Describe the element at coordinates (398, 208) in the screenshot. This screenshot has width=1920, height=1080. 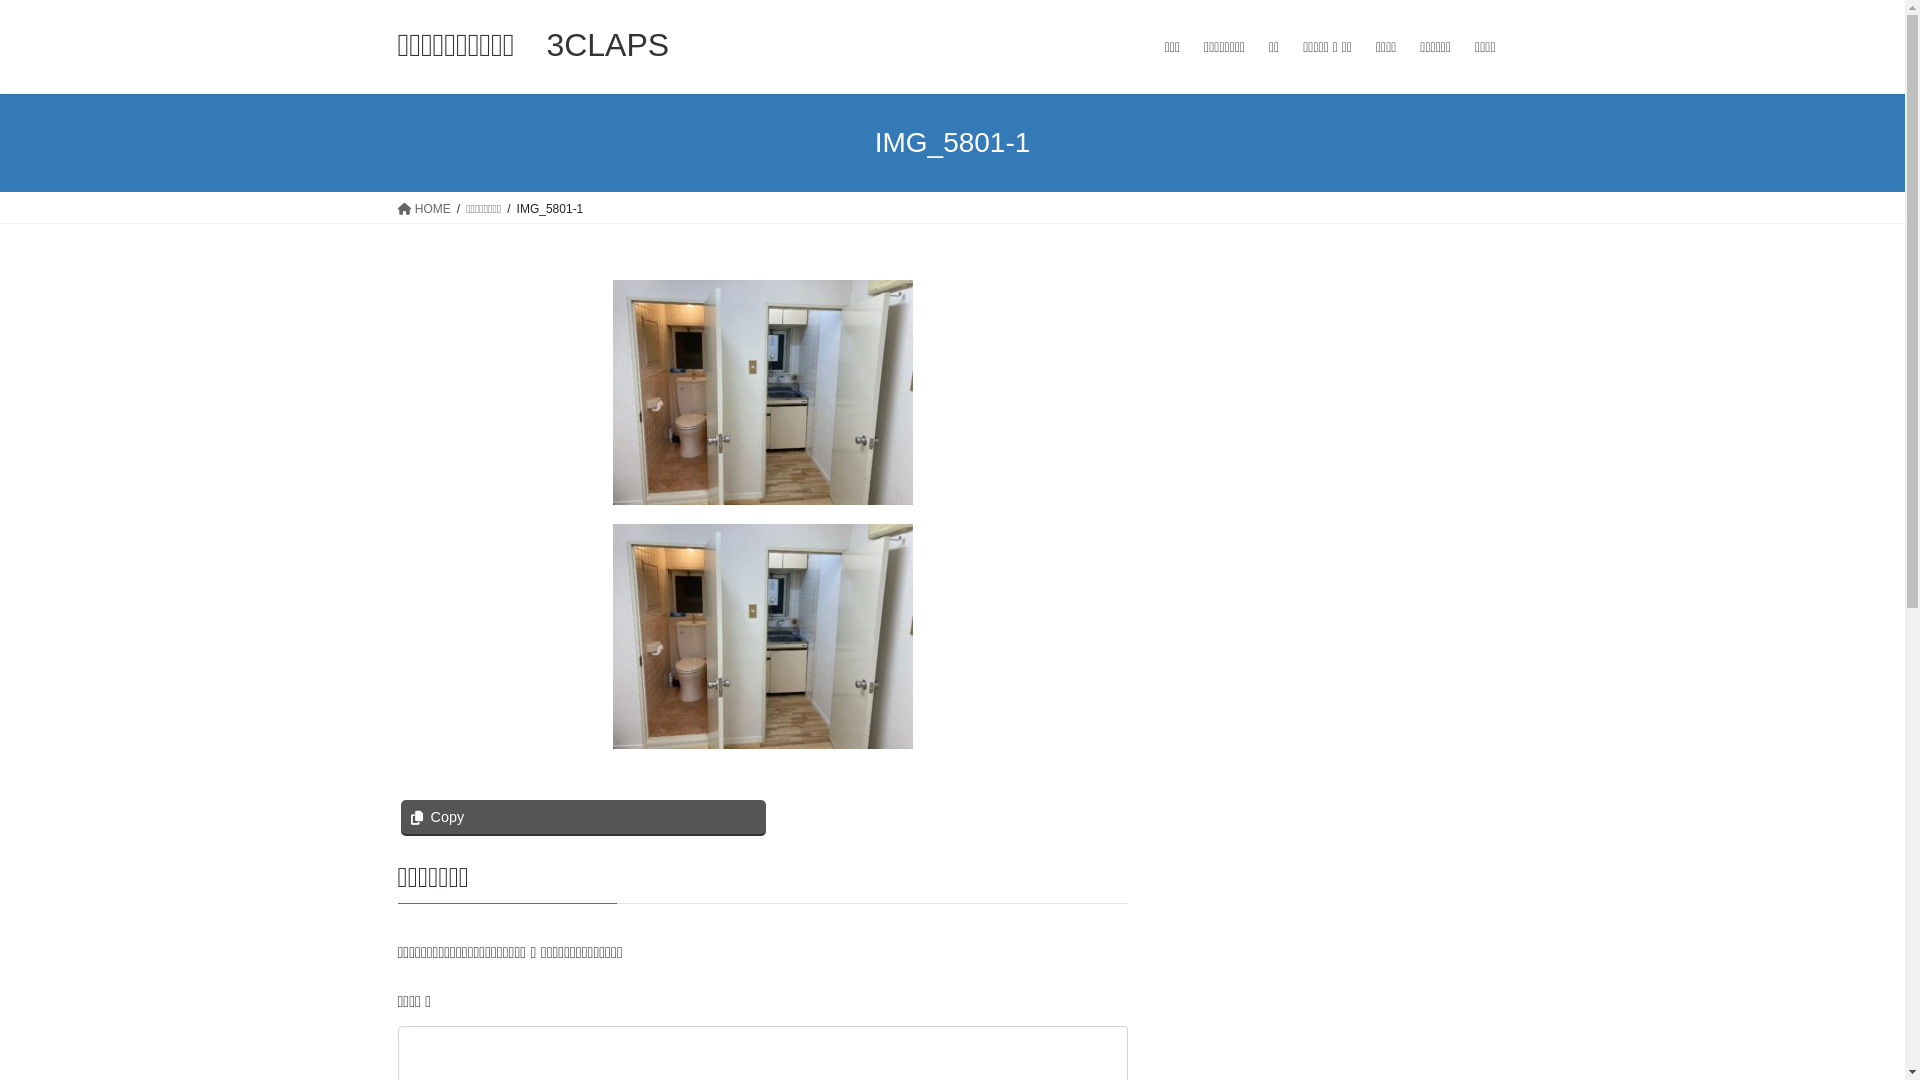
I see `'HOME'` at that location.